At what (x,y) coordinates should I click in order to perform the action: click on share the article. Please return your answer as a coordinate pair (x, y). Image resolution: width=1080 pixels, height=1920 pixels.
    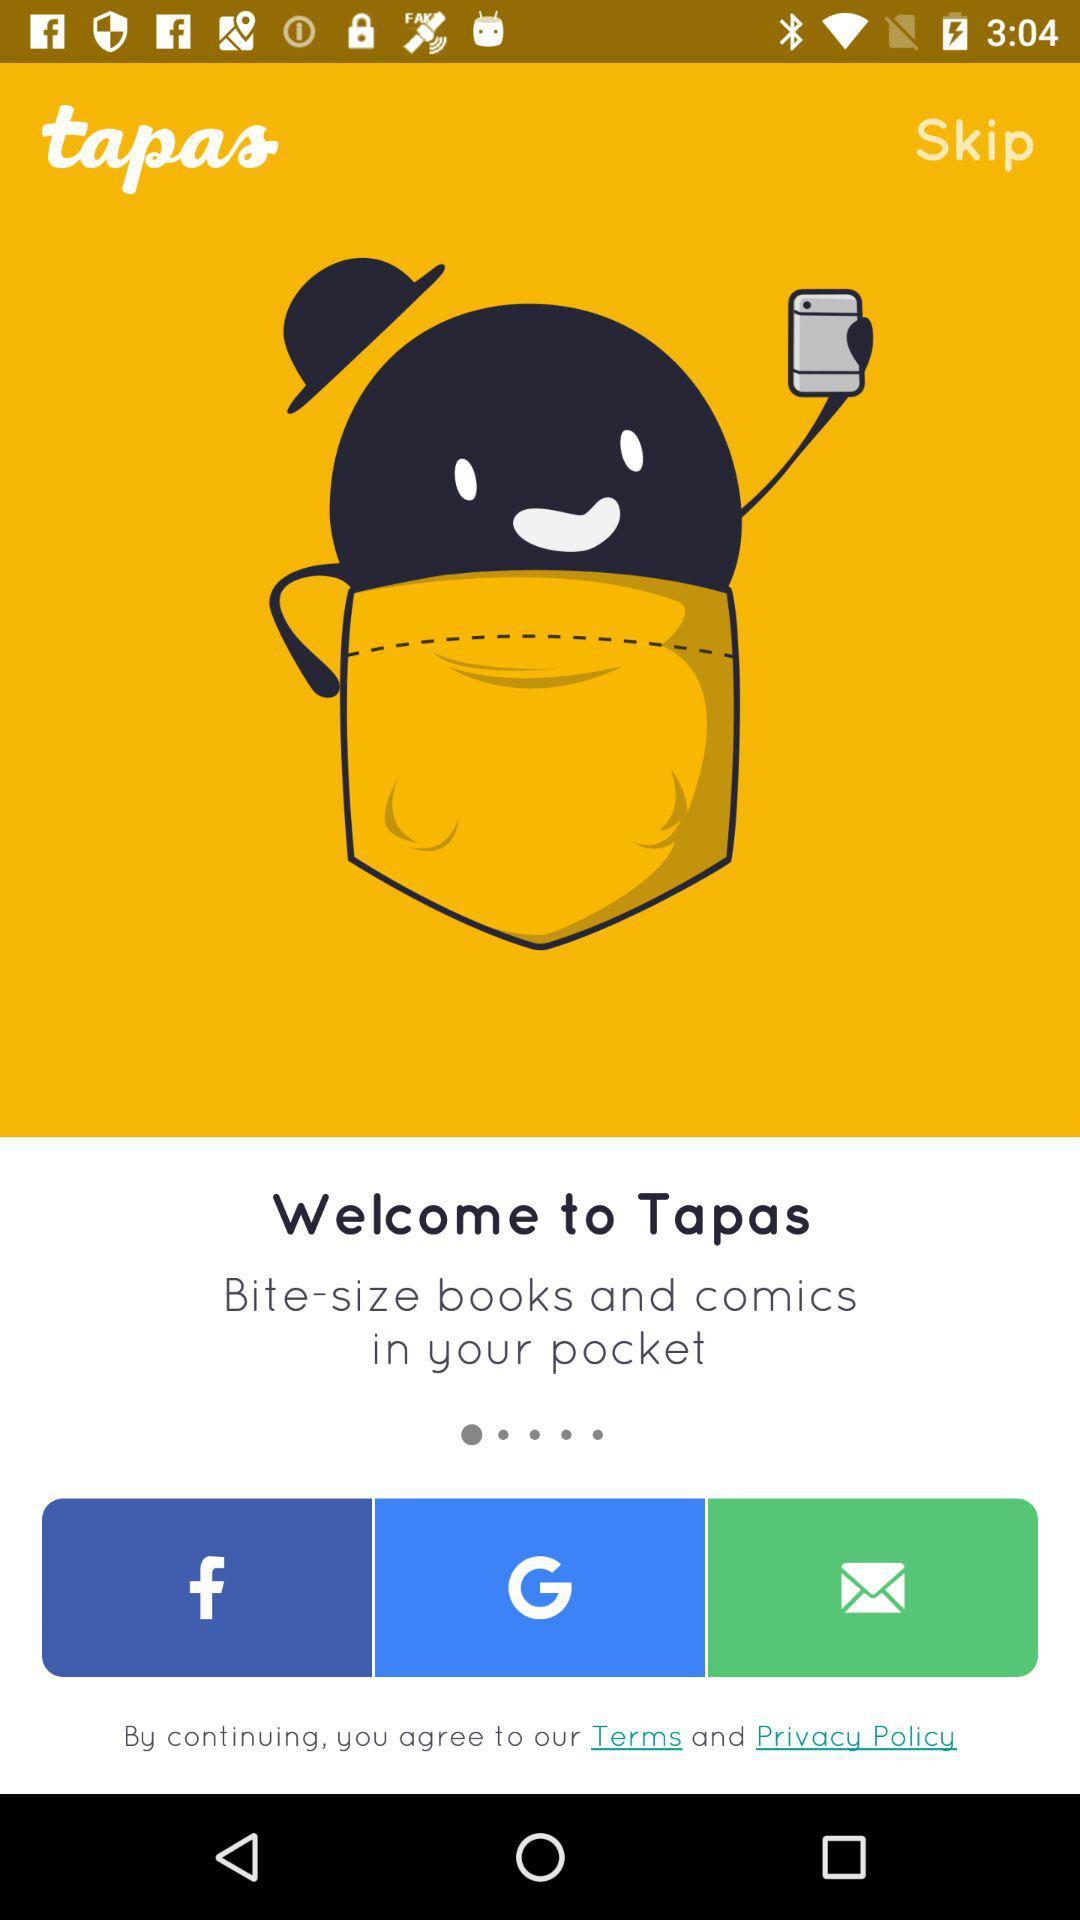
    Looking at the image, I should click on (540, 1586).